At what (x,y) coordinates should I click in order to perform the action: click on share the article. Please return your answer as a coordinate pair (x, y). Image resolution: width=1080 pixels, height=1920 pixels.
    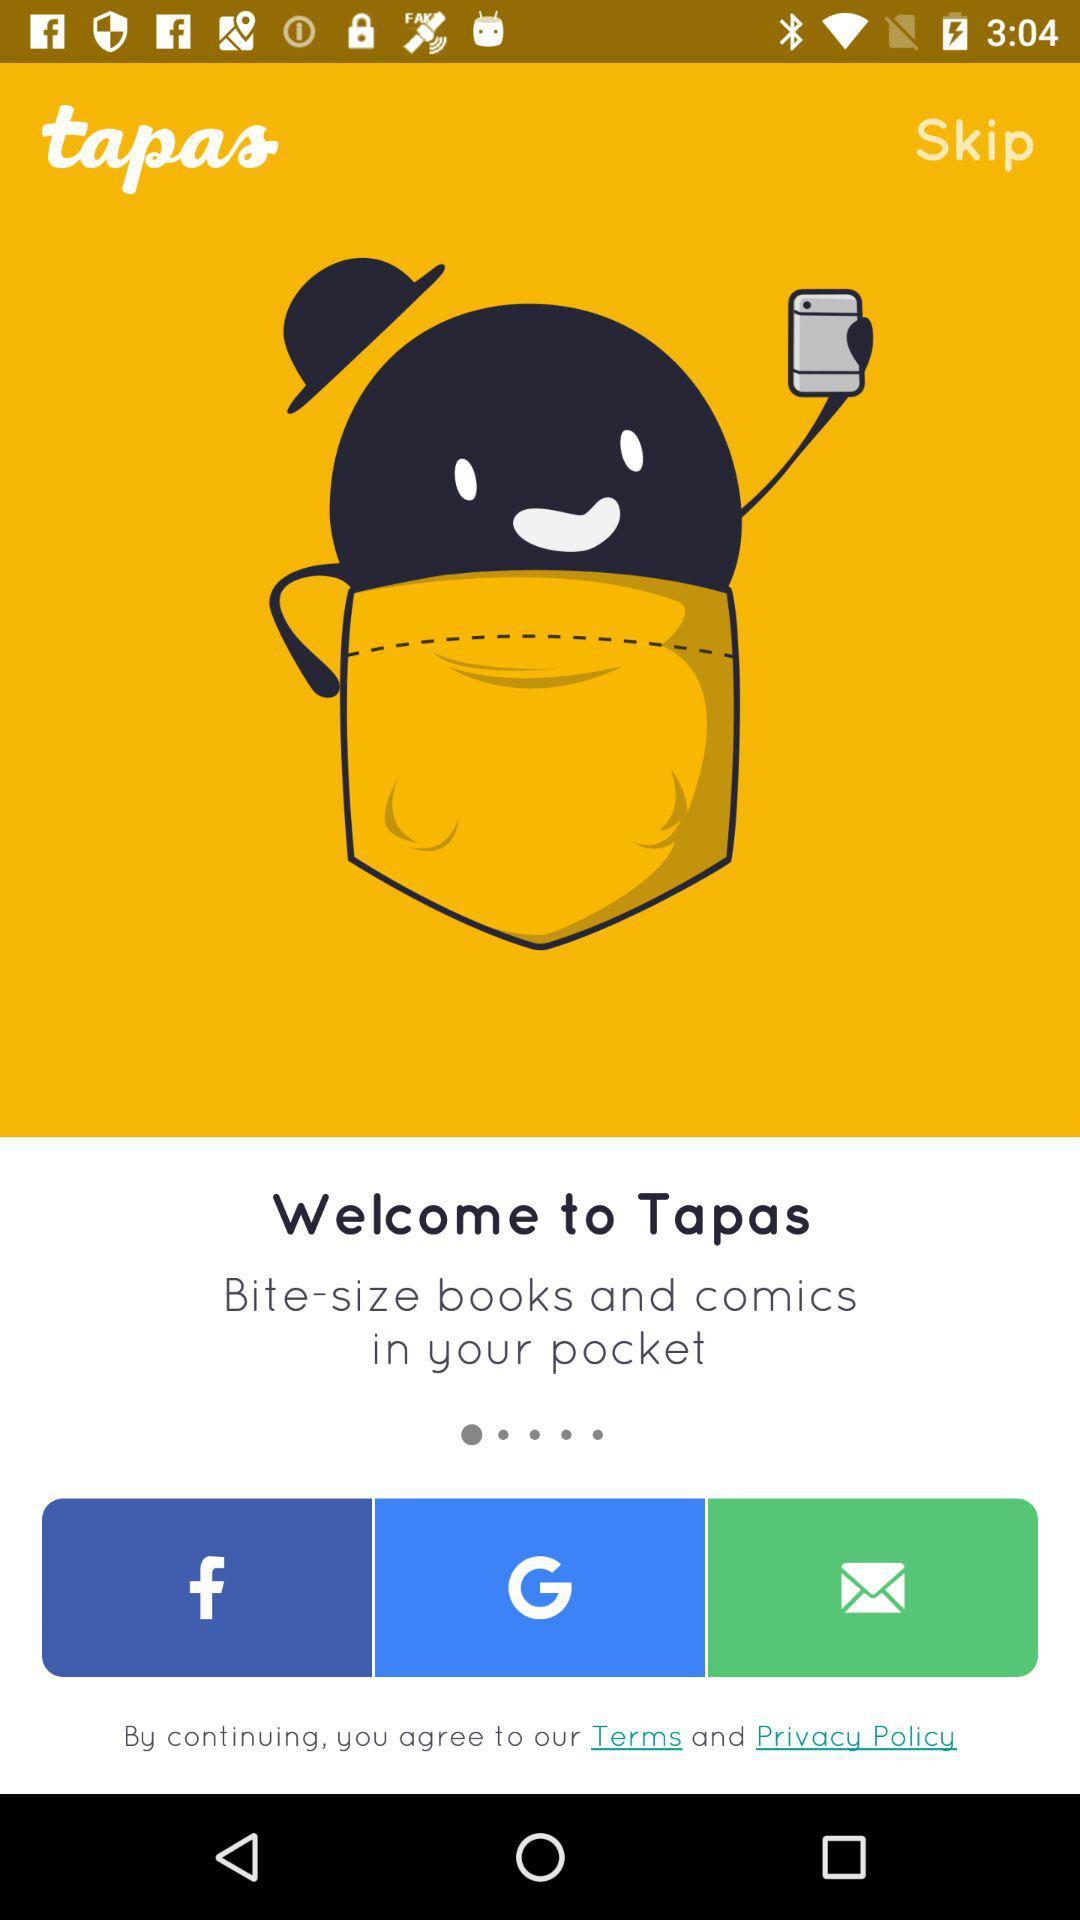
    Looking at the image, I should click on (540, 1586).